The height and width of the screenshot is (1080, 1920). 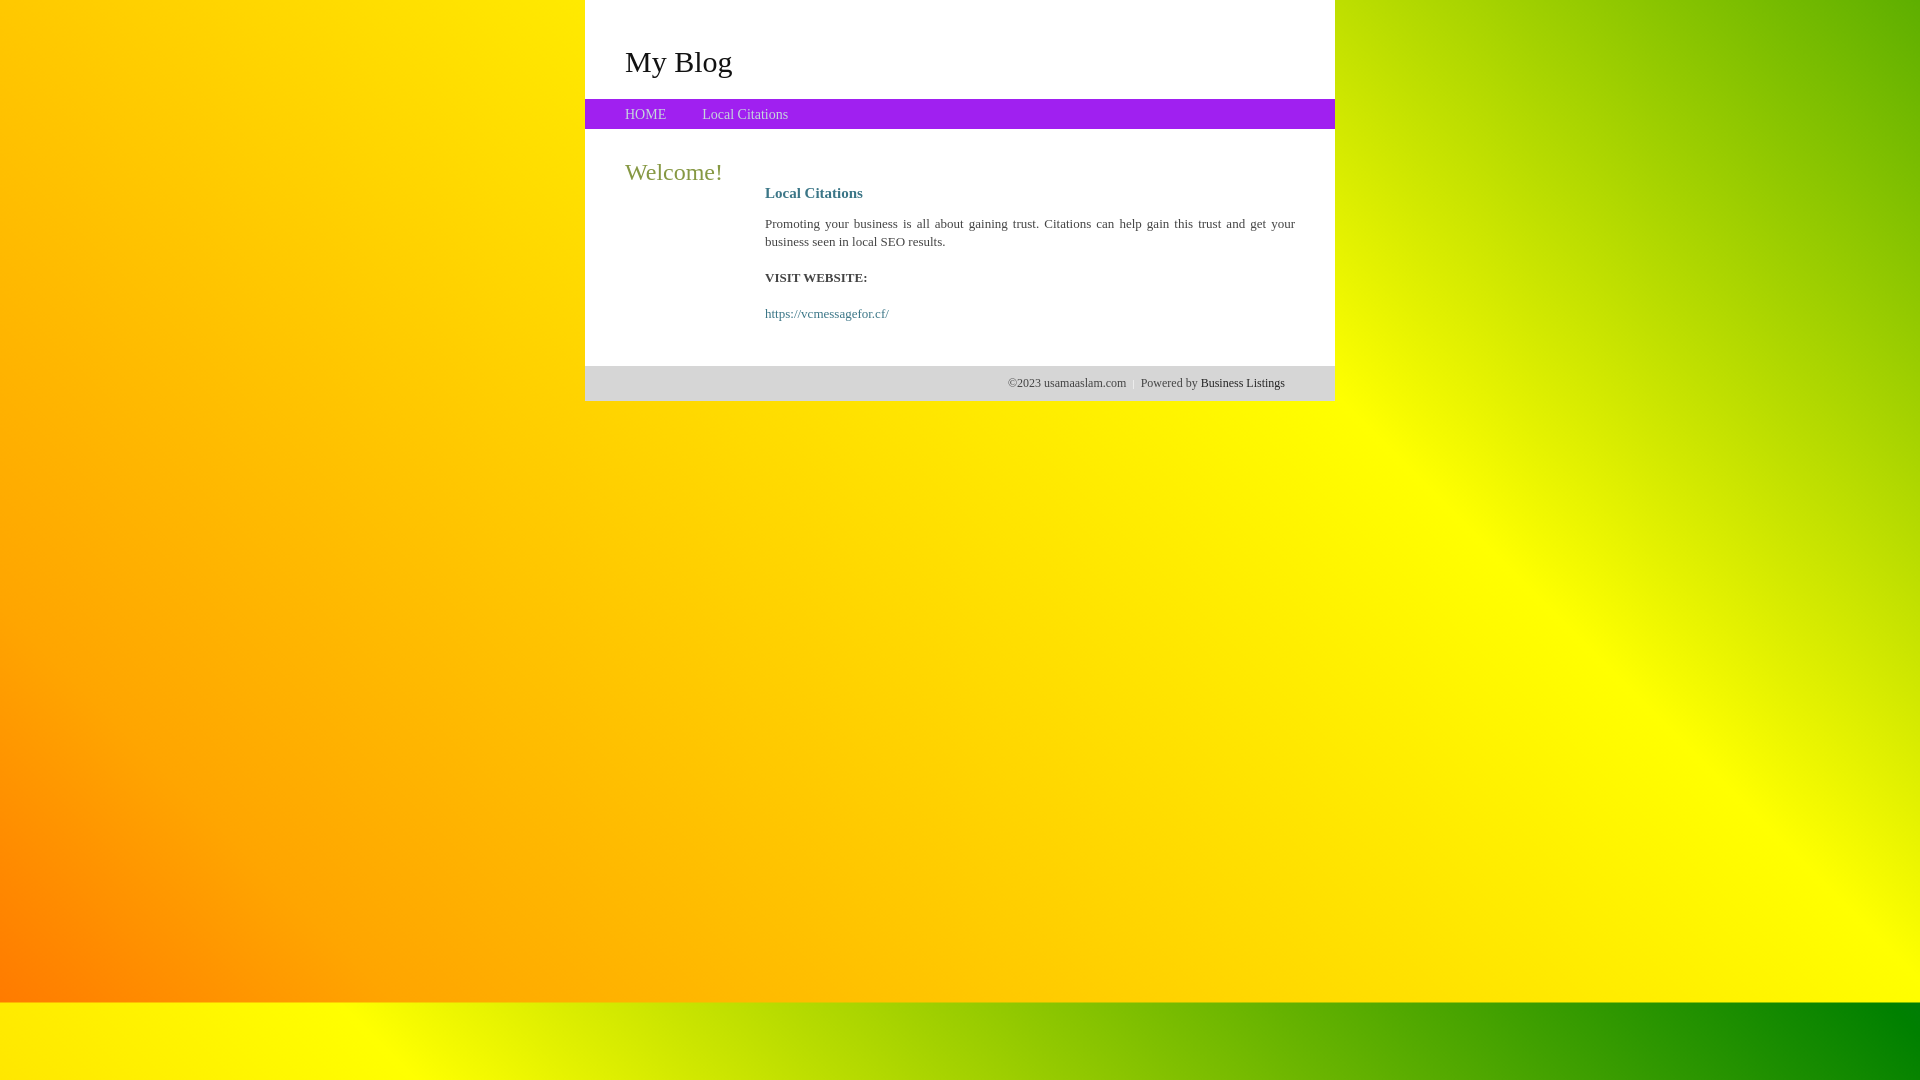 What do you see at coordinates (763, 313) in the screenshot?
I see `'https://vcmessagefor.cf/'` at bounding box center [763, 313].